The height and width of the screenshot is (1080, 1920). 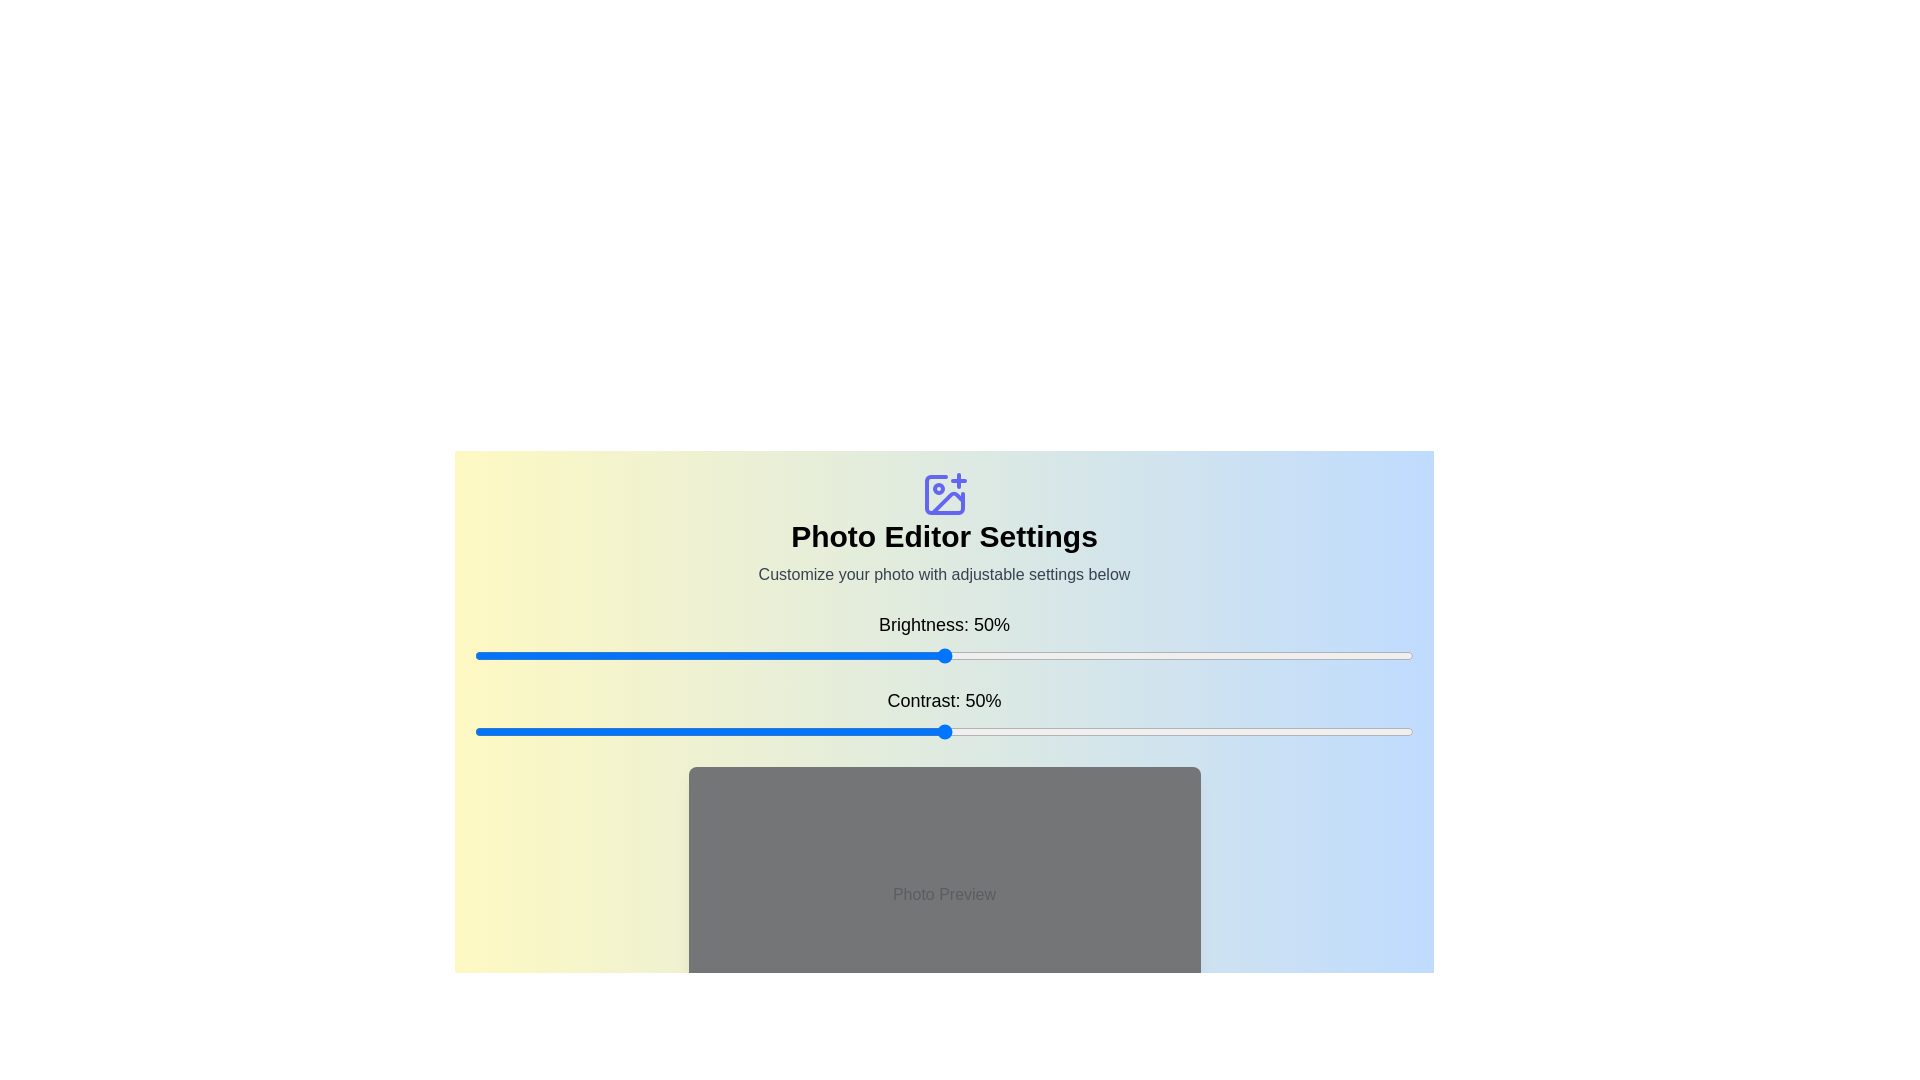 What do you see at coordinates (813, 732) in the screenshot?
I see `the contrast slider to 36%` at bounding box center [813, 732].